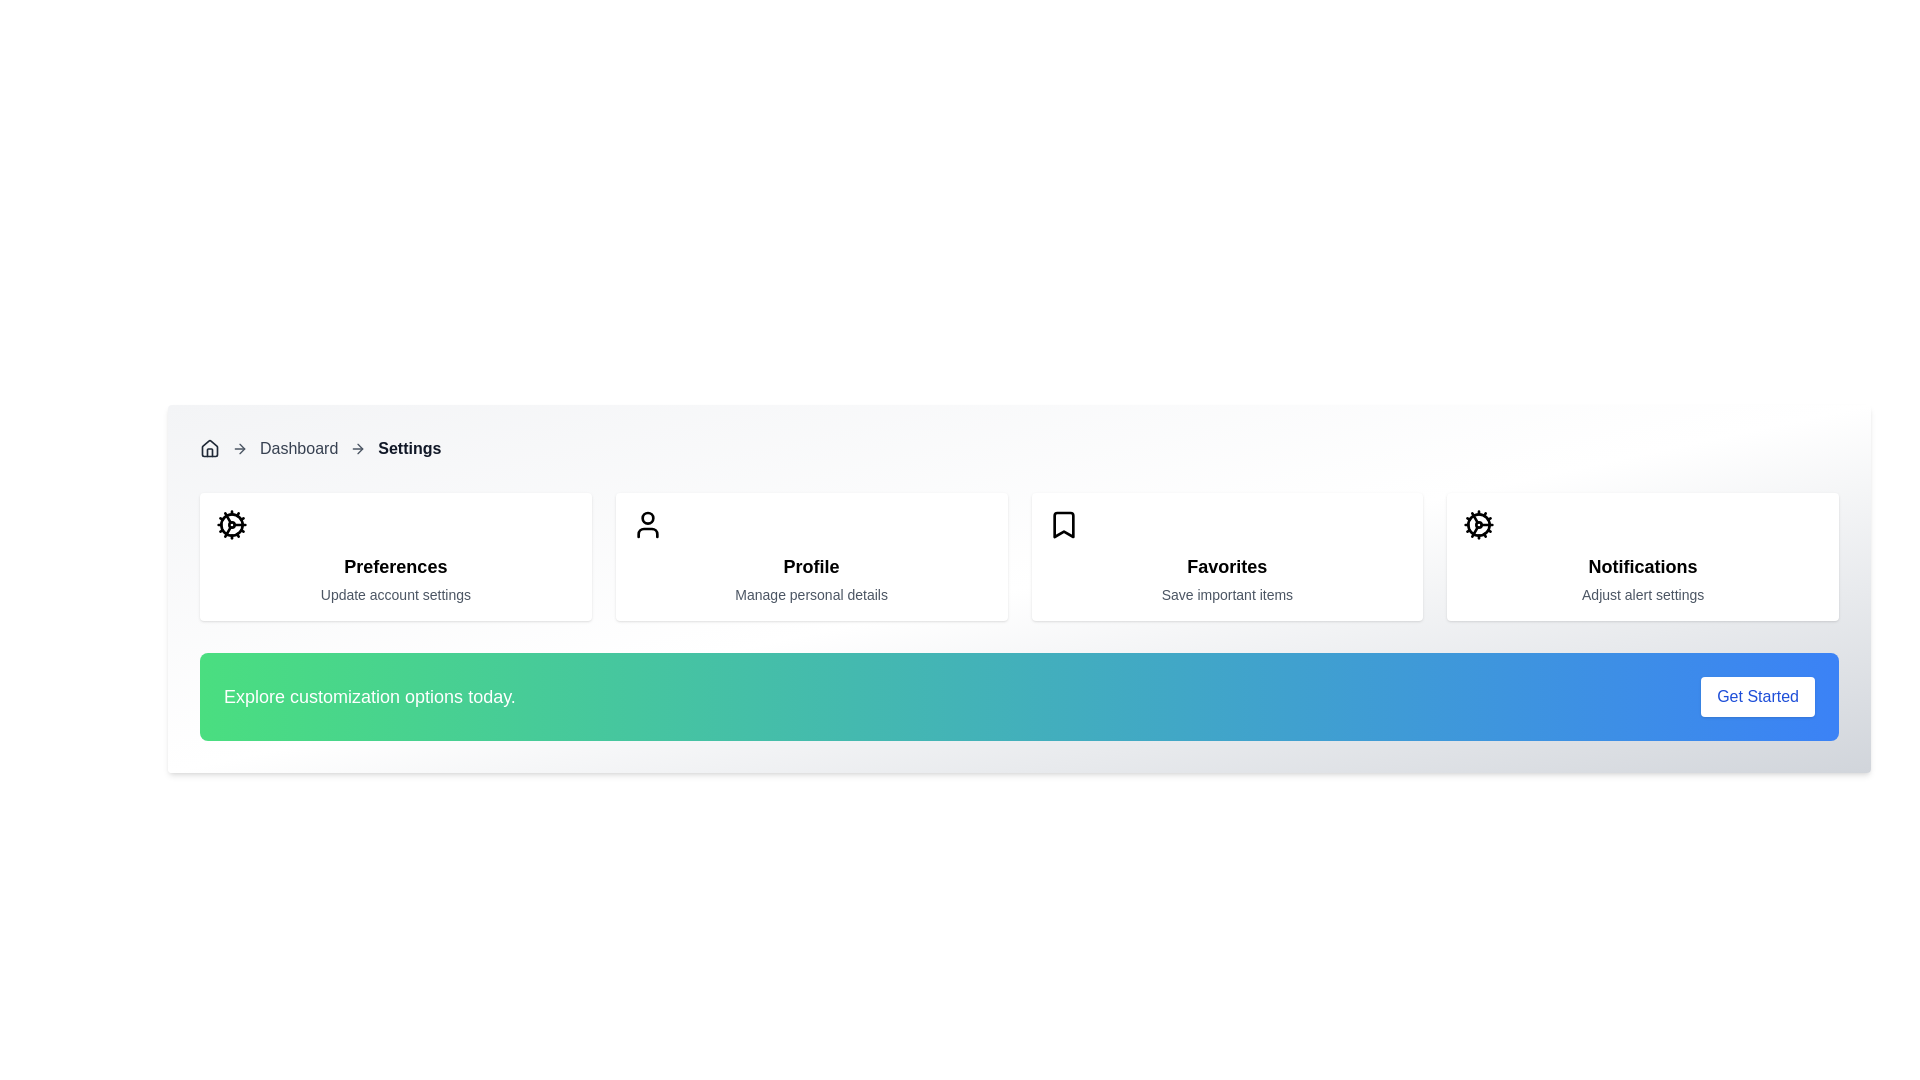  Describe the element at coordinates (240, 447) in the screenshot. I see `the rightward arrow icon with a gray stroke located in the breadcrumb navigation between 'Dashboard' and 'DashboardSettings'` at that location.